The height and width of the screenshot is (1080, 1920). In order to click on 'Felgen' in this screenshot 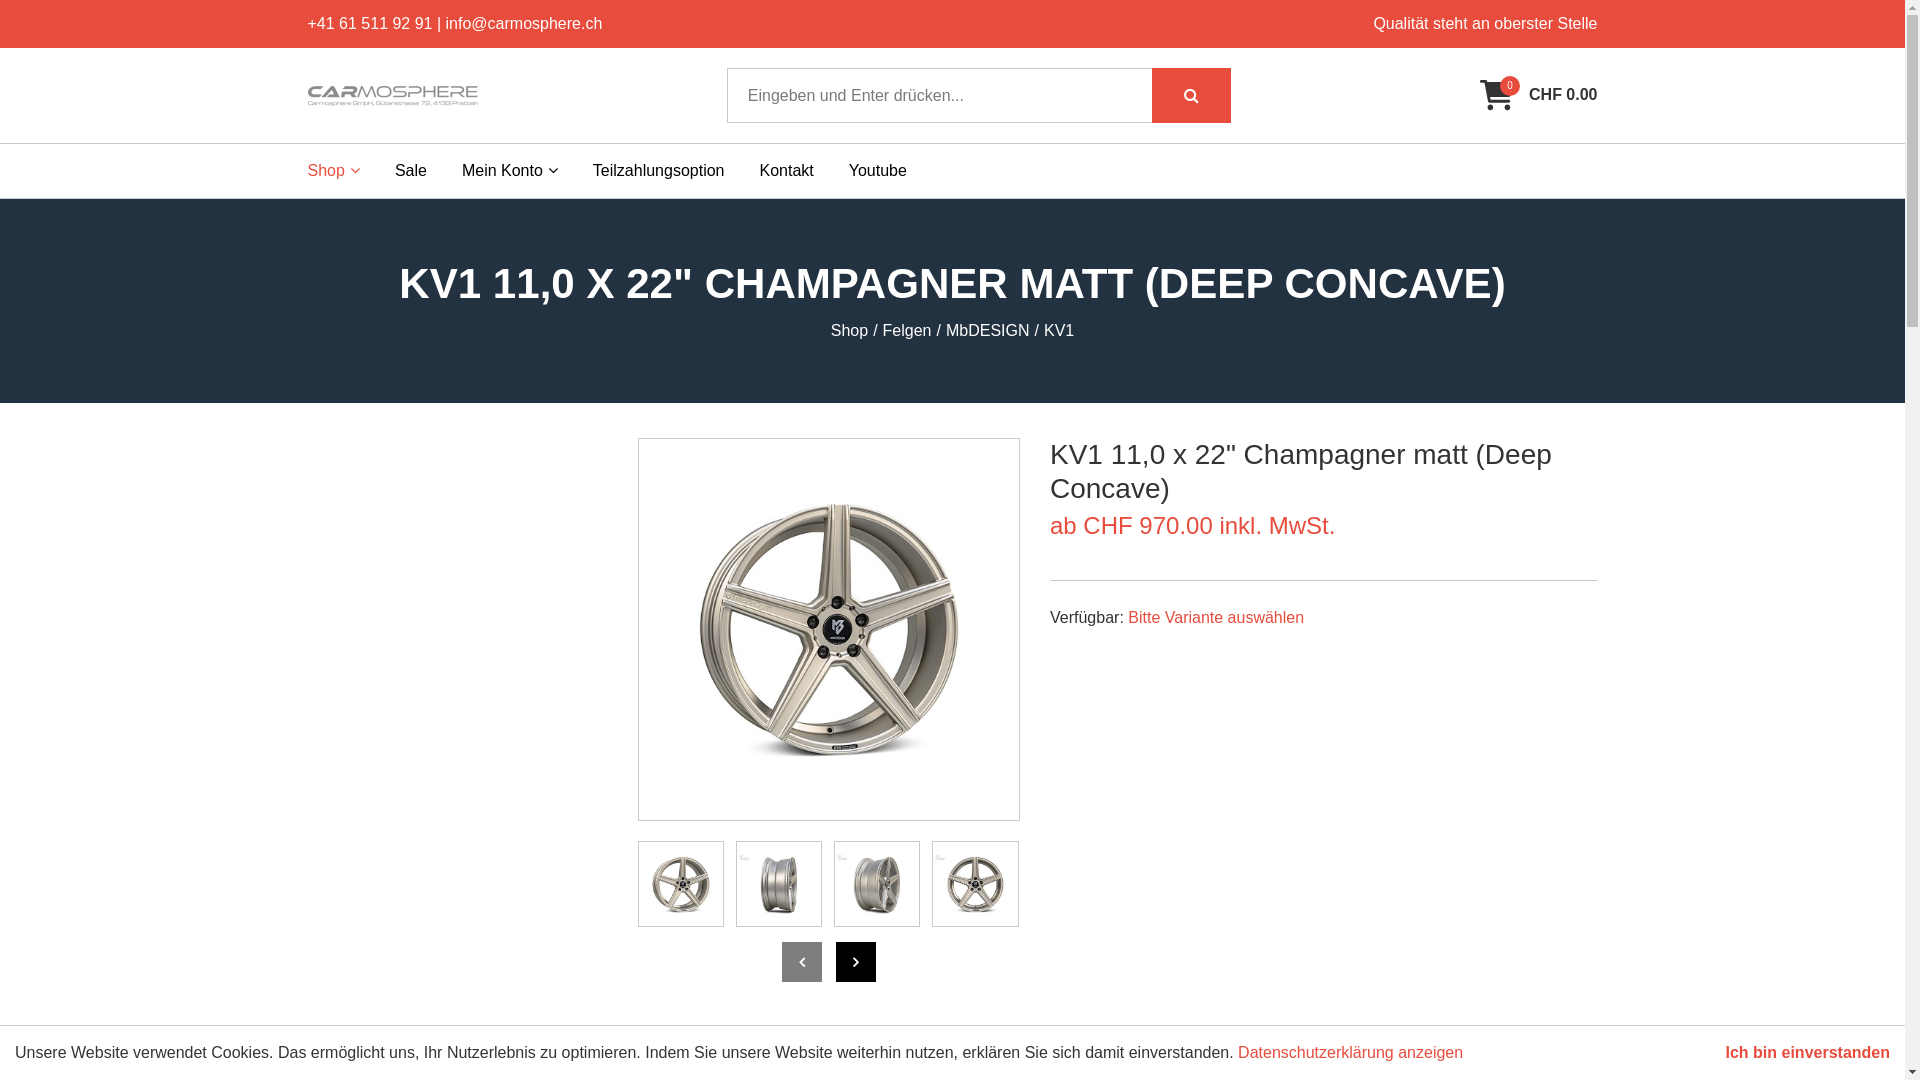, I will do `click(906, 330)`.